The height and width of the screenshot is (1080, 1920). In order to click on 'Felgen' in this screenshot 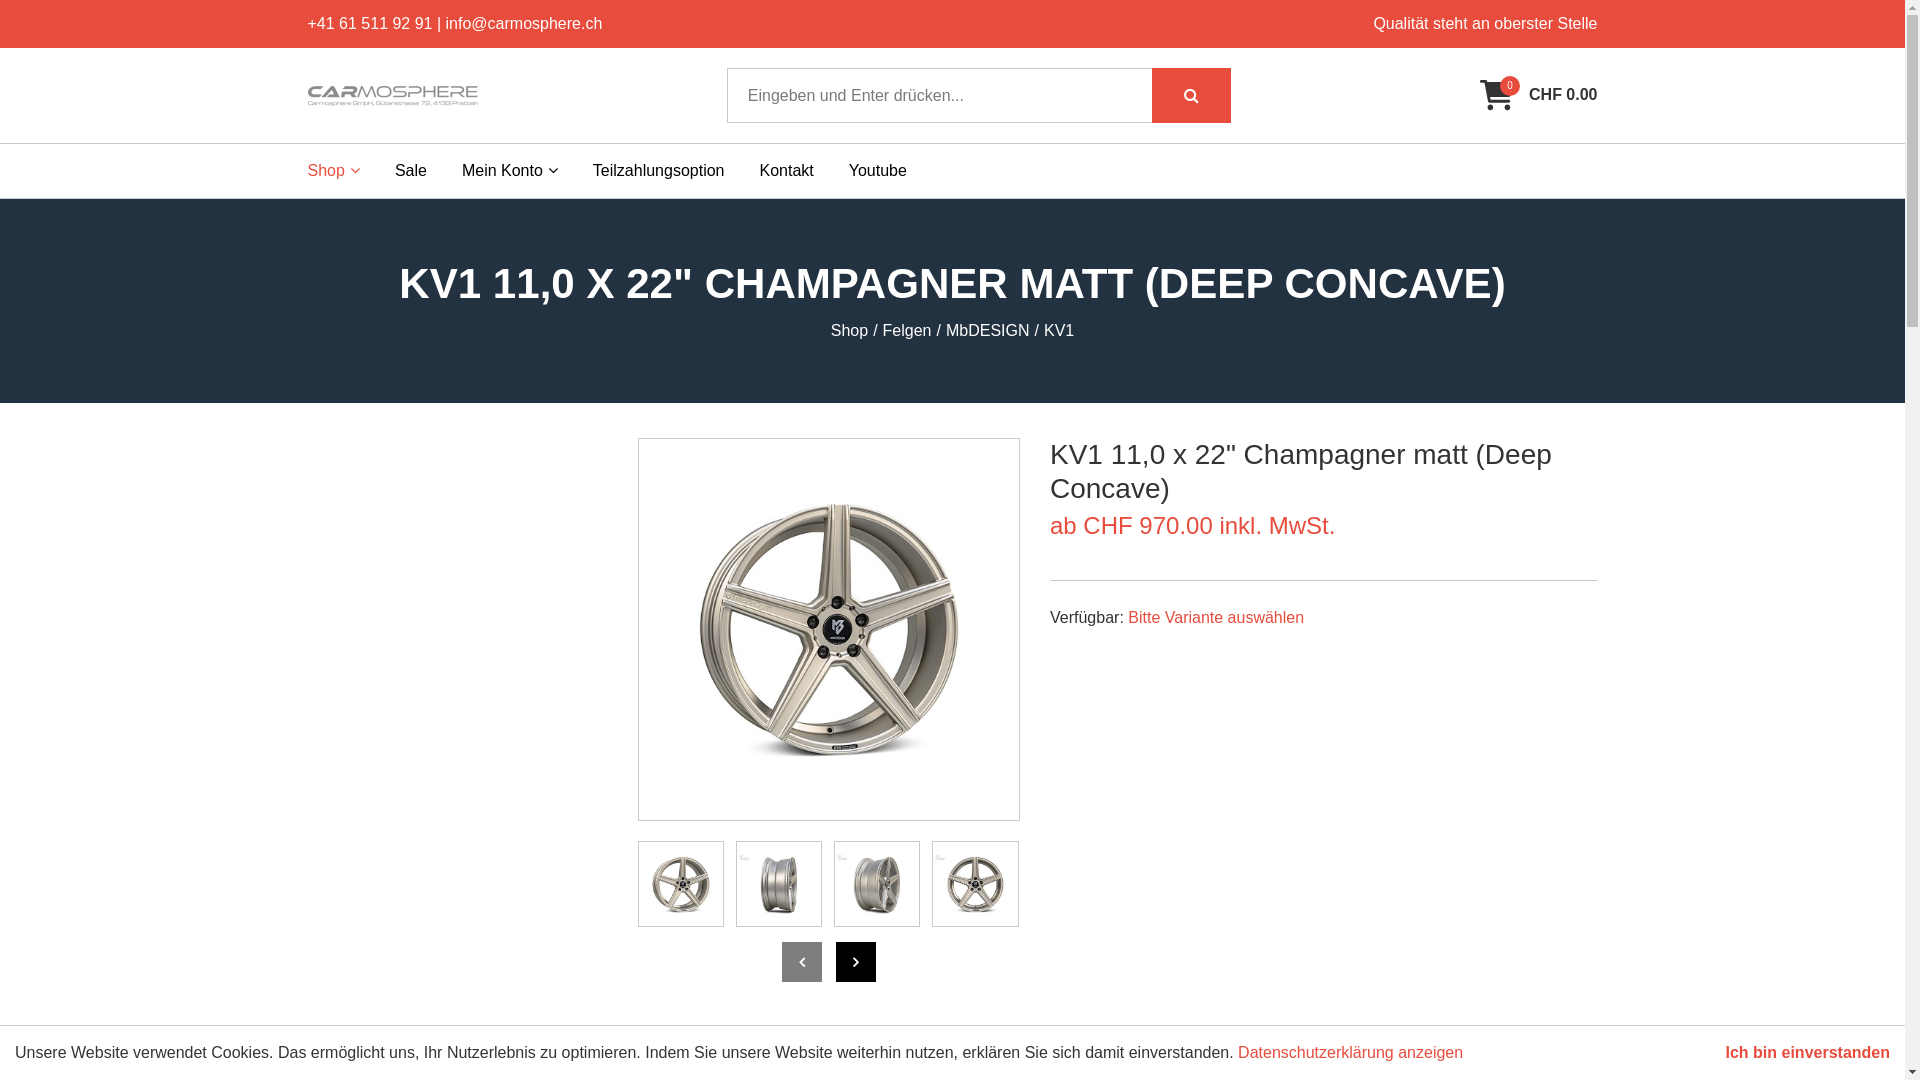, I will do `click(906, 330)`.